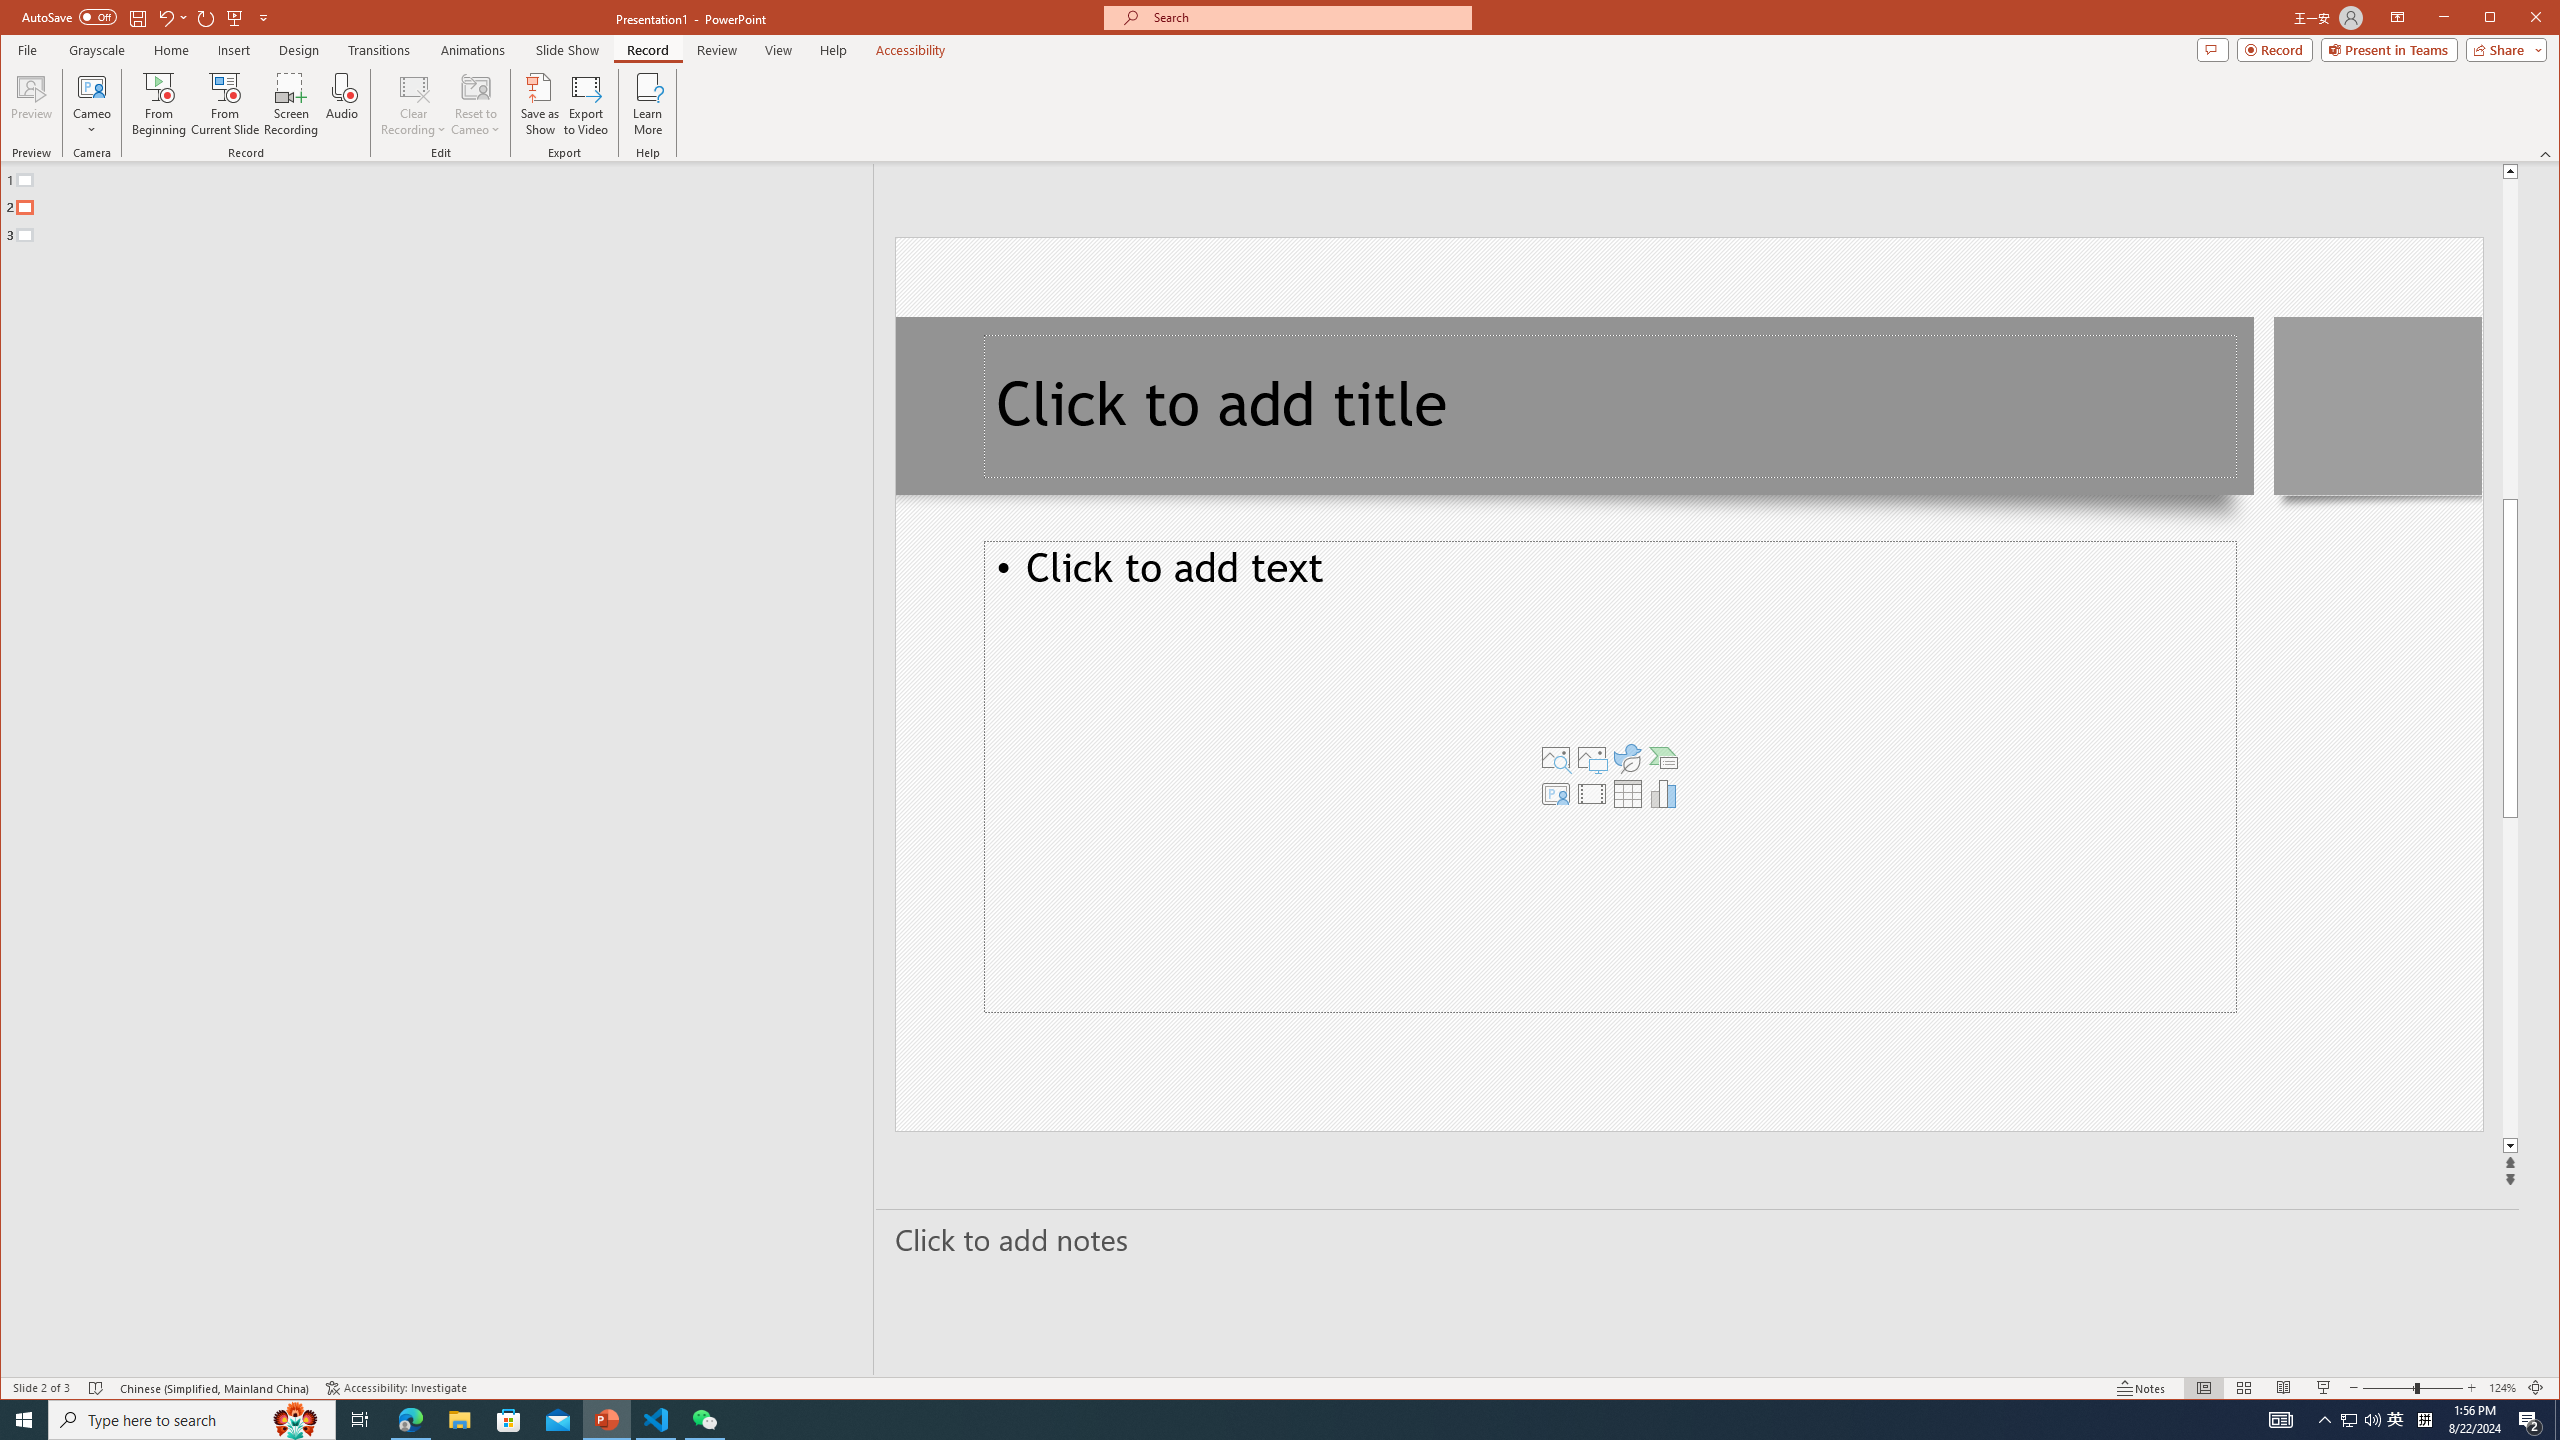 The width and height of the screenshot is (2560, 1440). Describe the element at coordinates (1556, 758) in the screenshot. I see `'Stock Images'` at that location.